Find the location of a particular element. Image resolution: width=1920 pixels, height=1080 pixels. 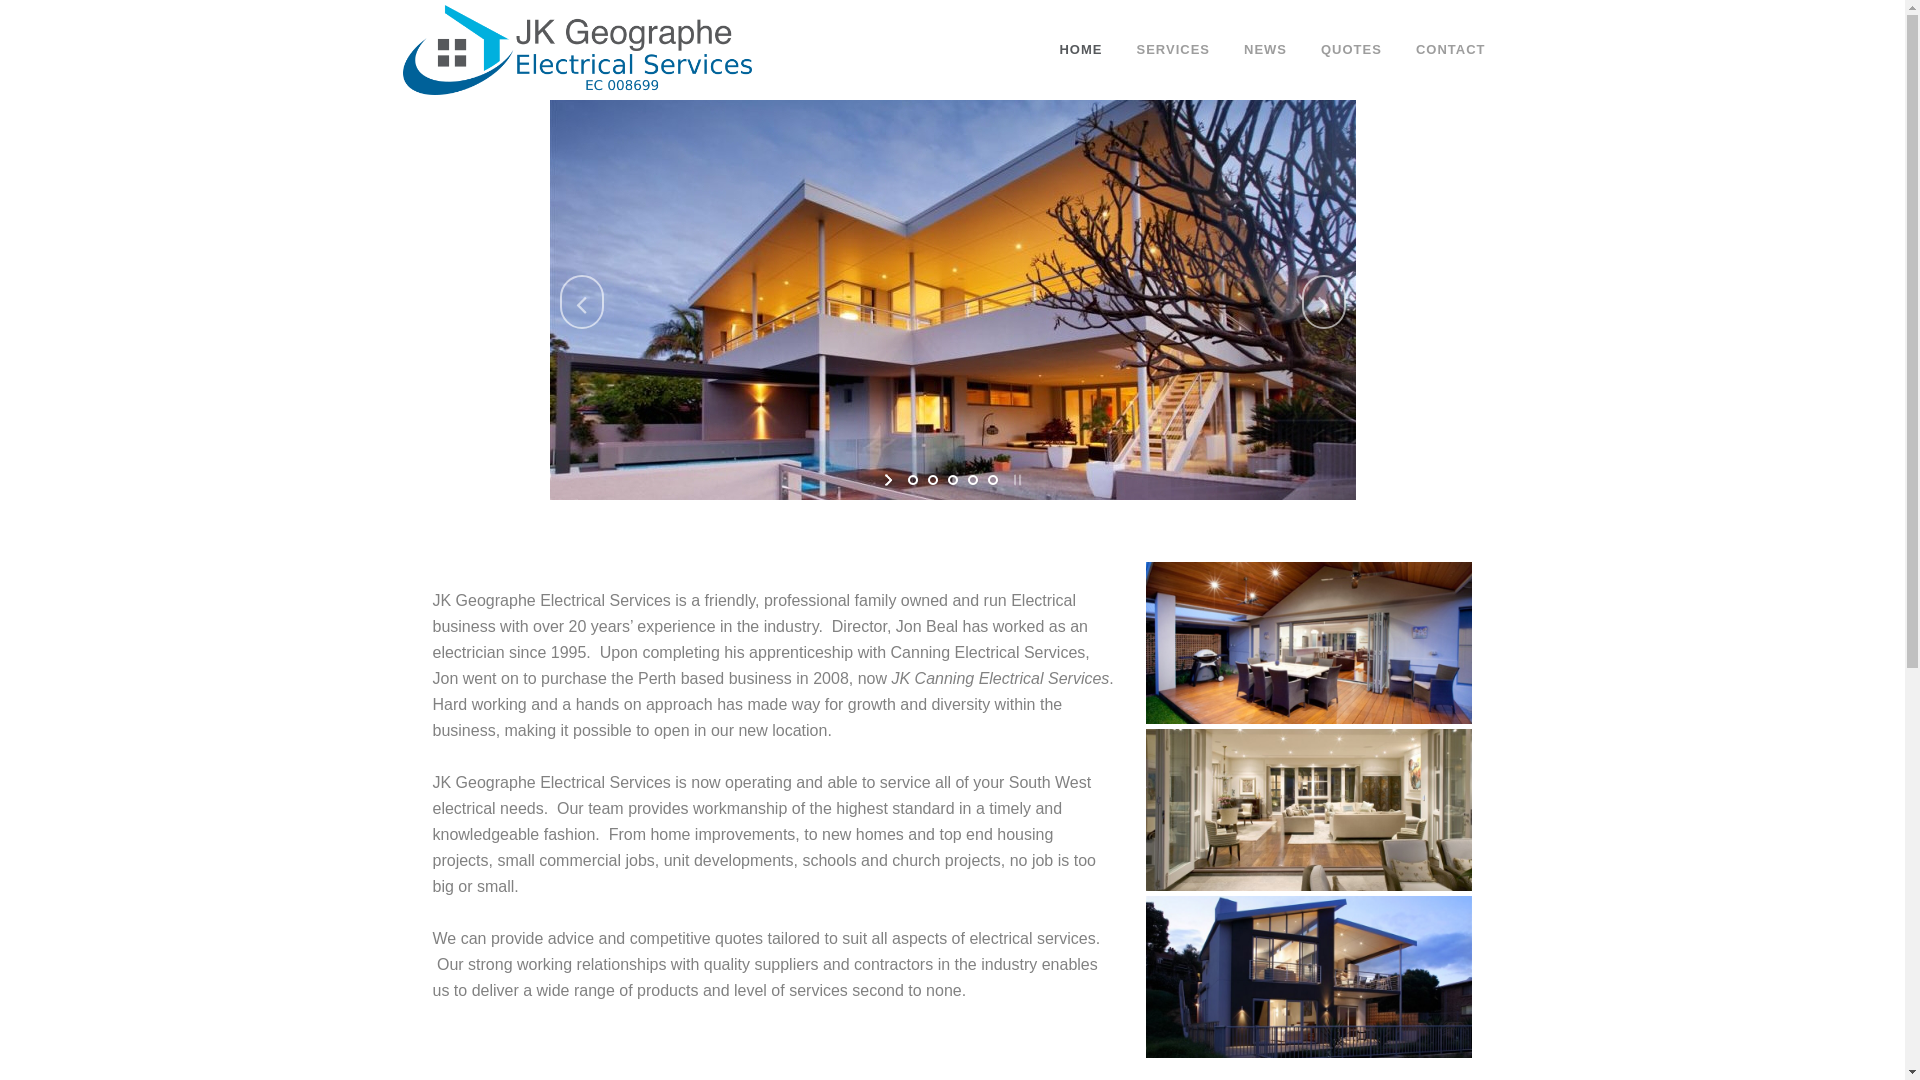

'SERVICES' is located at coordinates (1172, 49).